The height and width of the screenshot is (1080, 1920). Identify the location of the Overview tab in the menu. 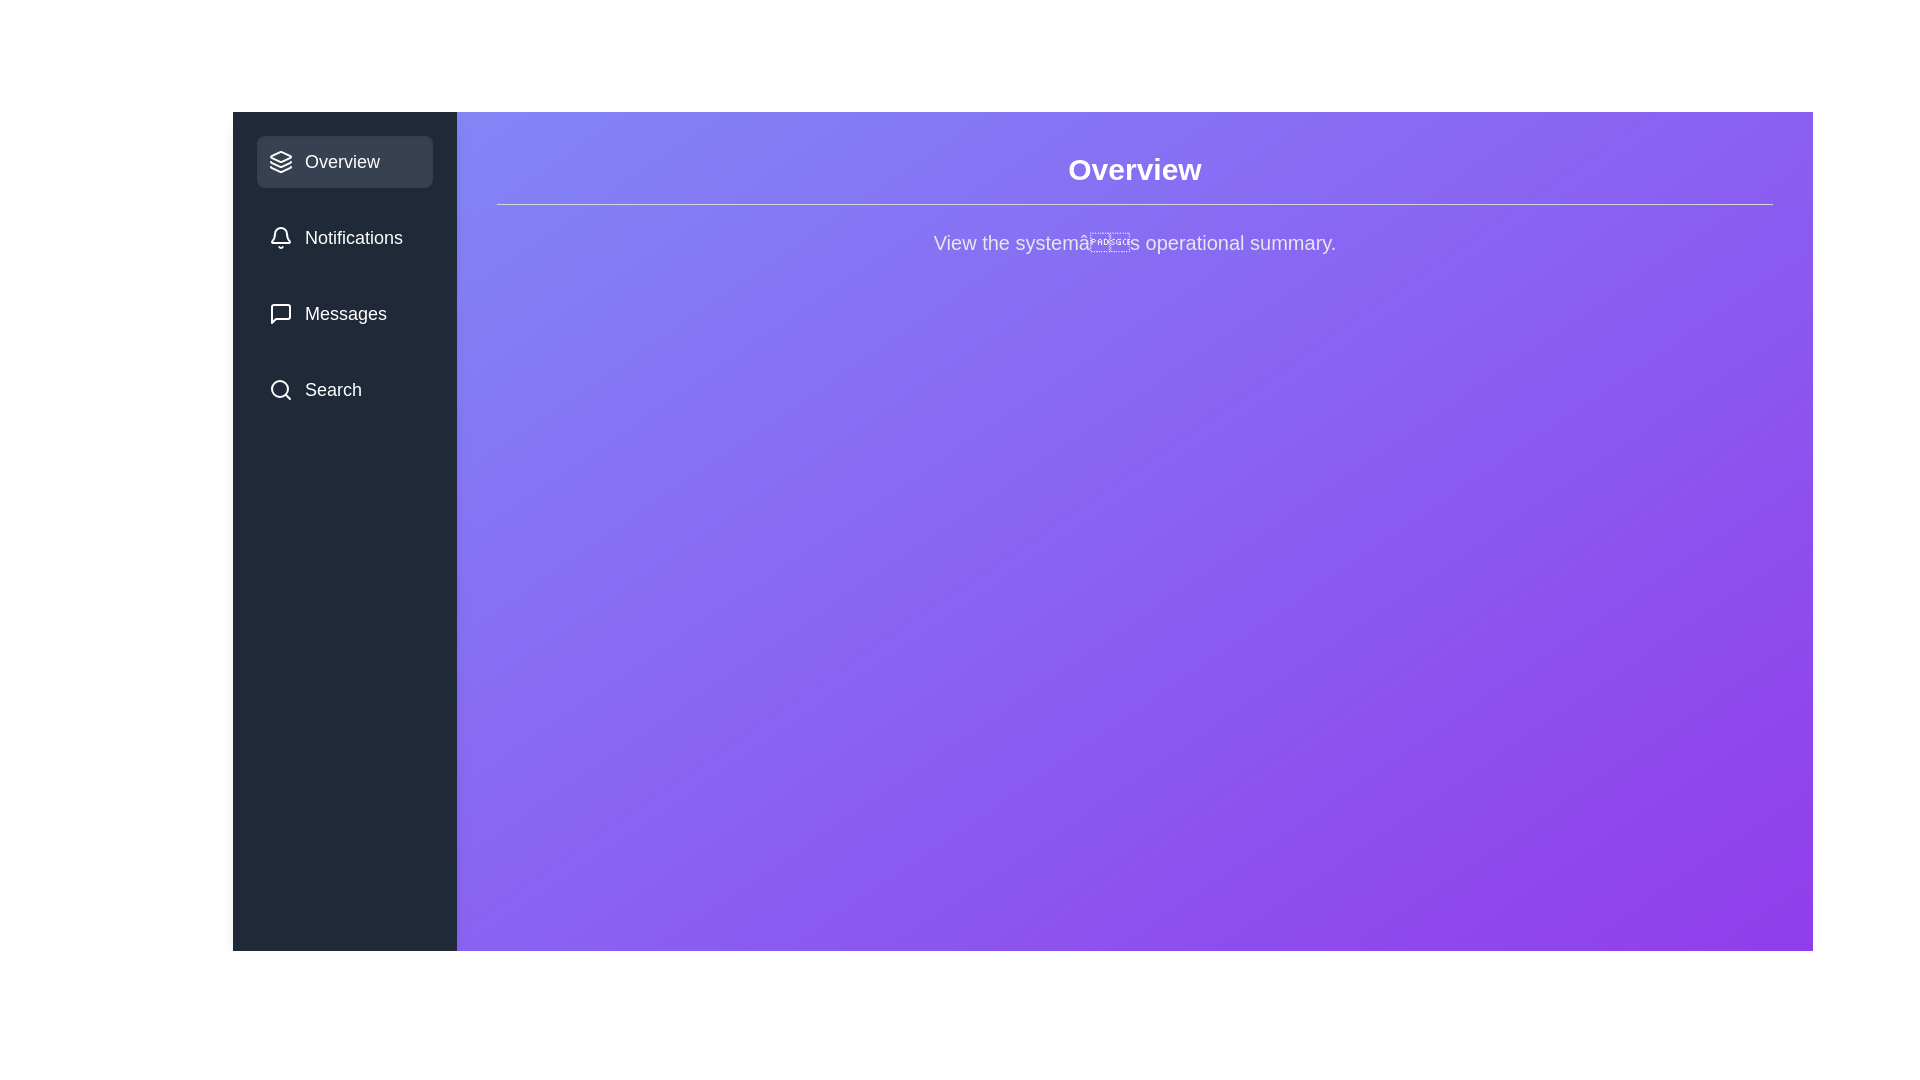
(345, 161).